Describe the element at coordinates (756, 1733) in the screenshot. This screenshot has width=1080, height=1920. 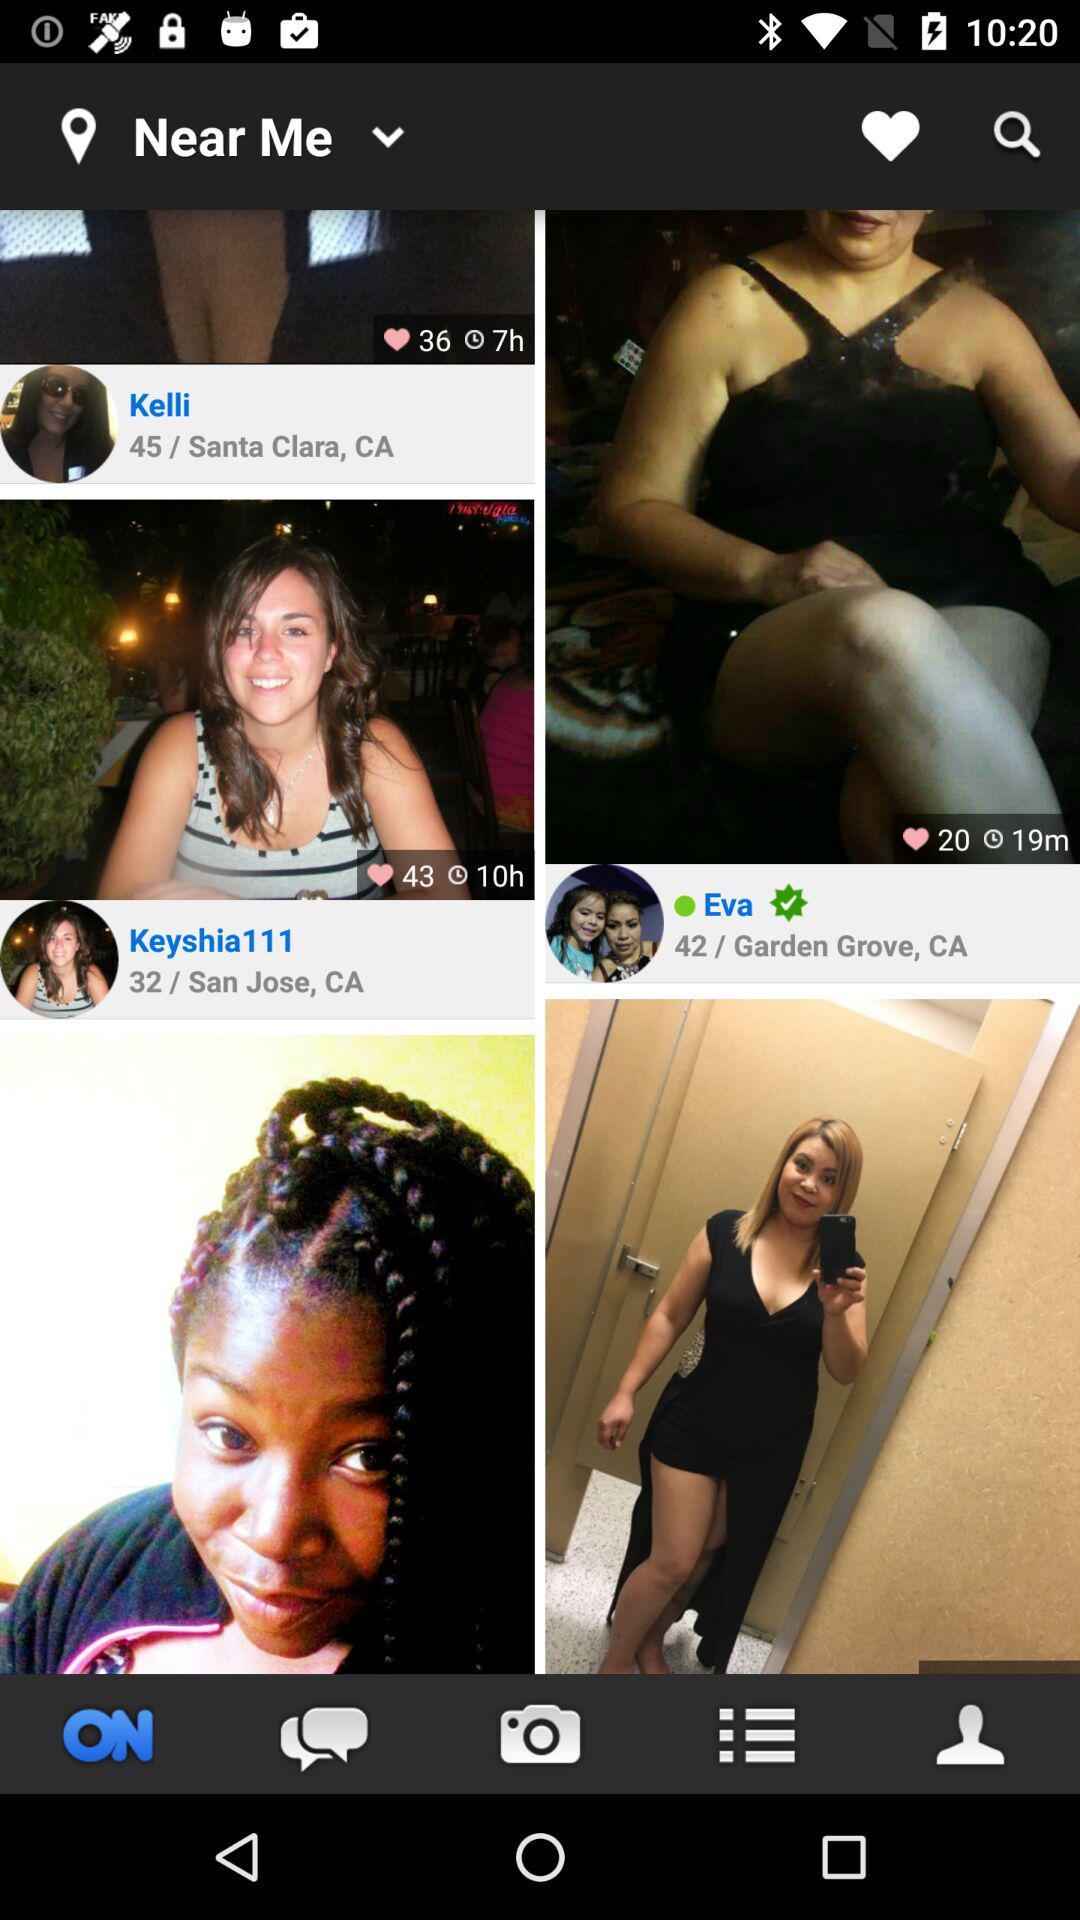
I see `list format` at that location.